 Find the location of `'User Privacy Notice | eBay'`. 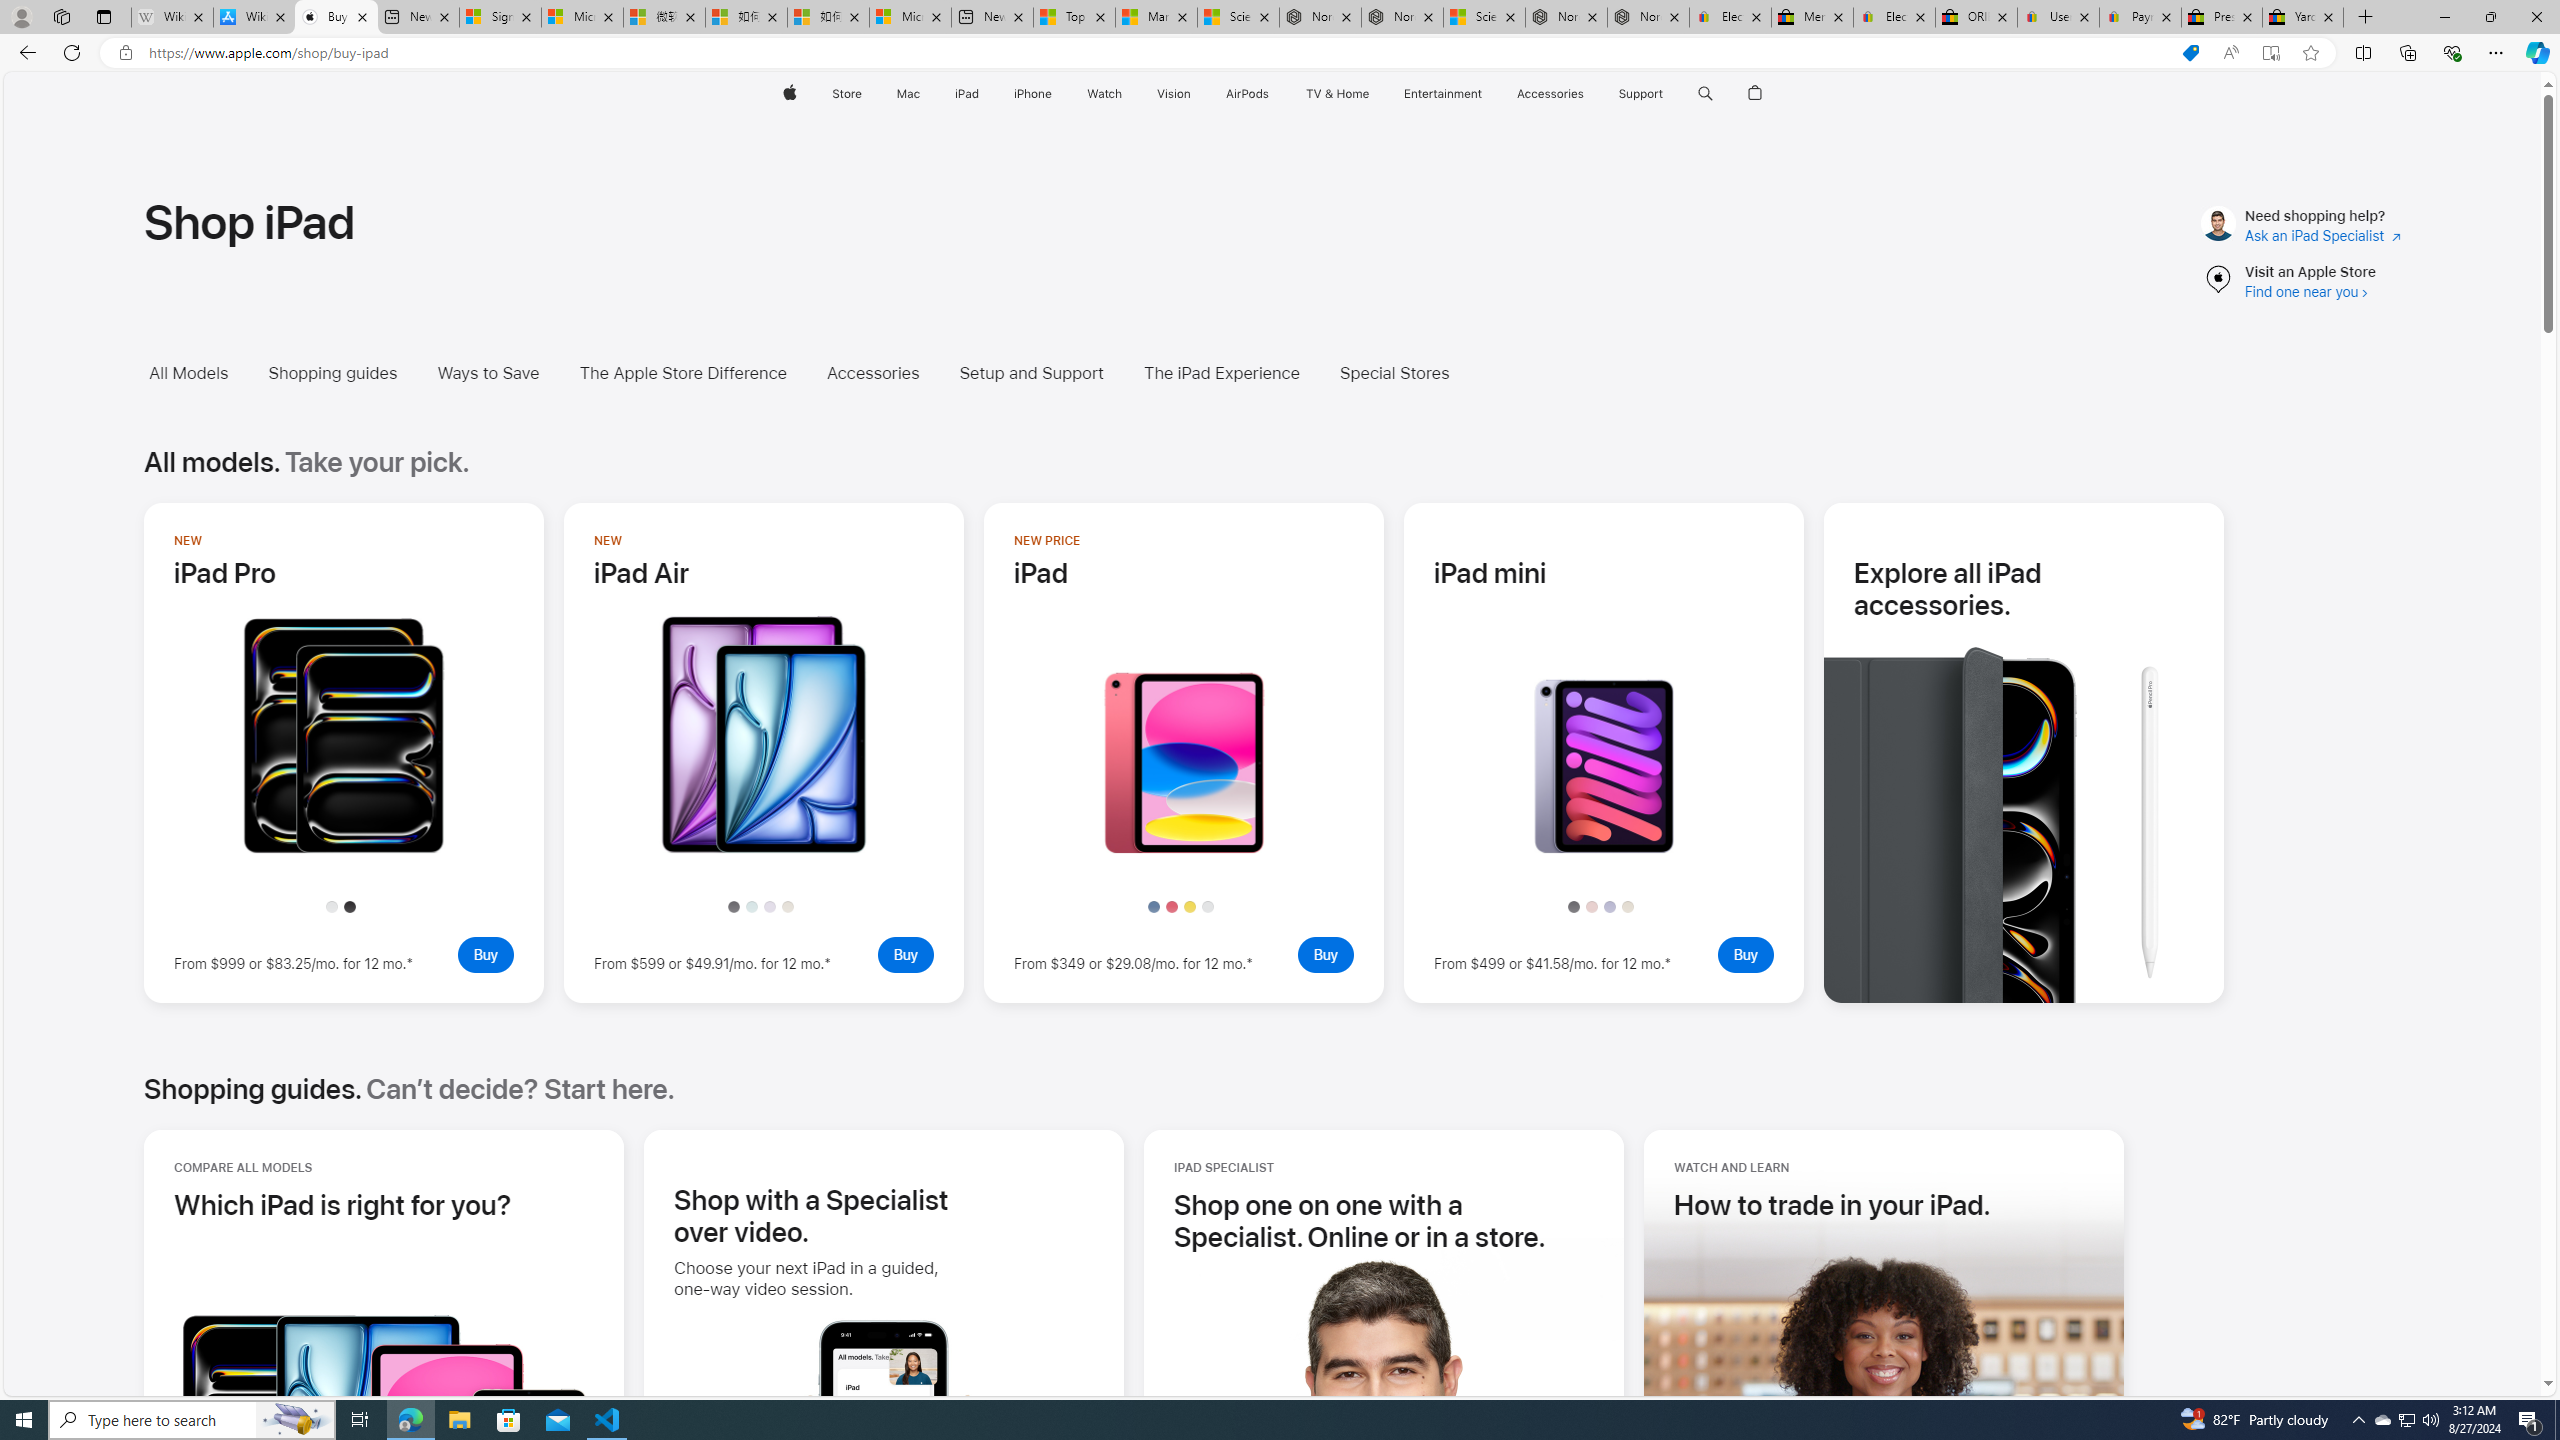

'User Privacy Notice | eBay' is located at coordinates (2058, 16).